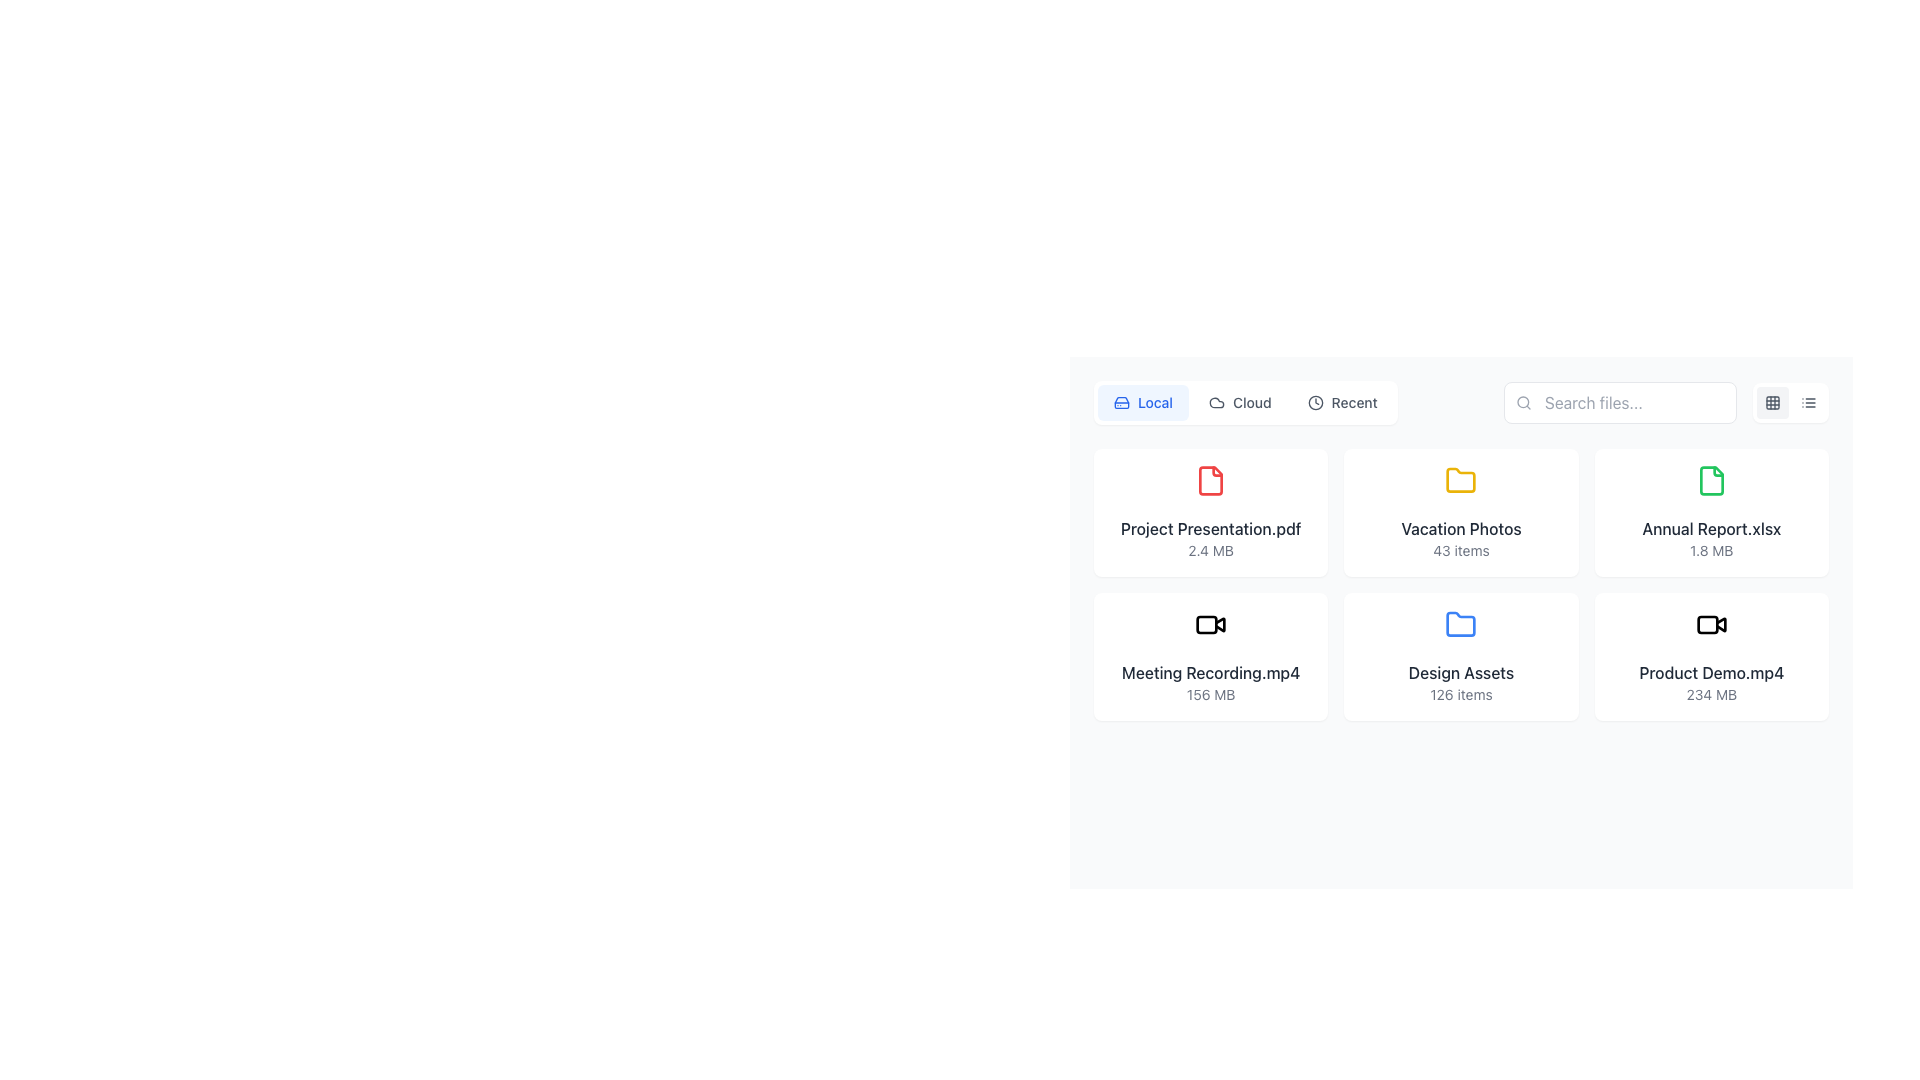  What do you see at coordinates (1461, 538) in the screenshot?
I see `the text information displayed in the Label that reads 'Vacation Photos' in bold dark gray and '43 items' in smaller light gray, located in the second column and second row of the grid layout` at bounding box center [1461, 538].